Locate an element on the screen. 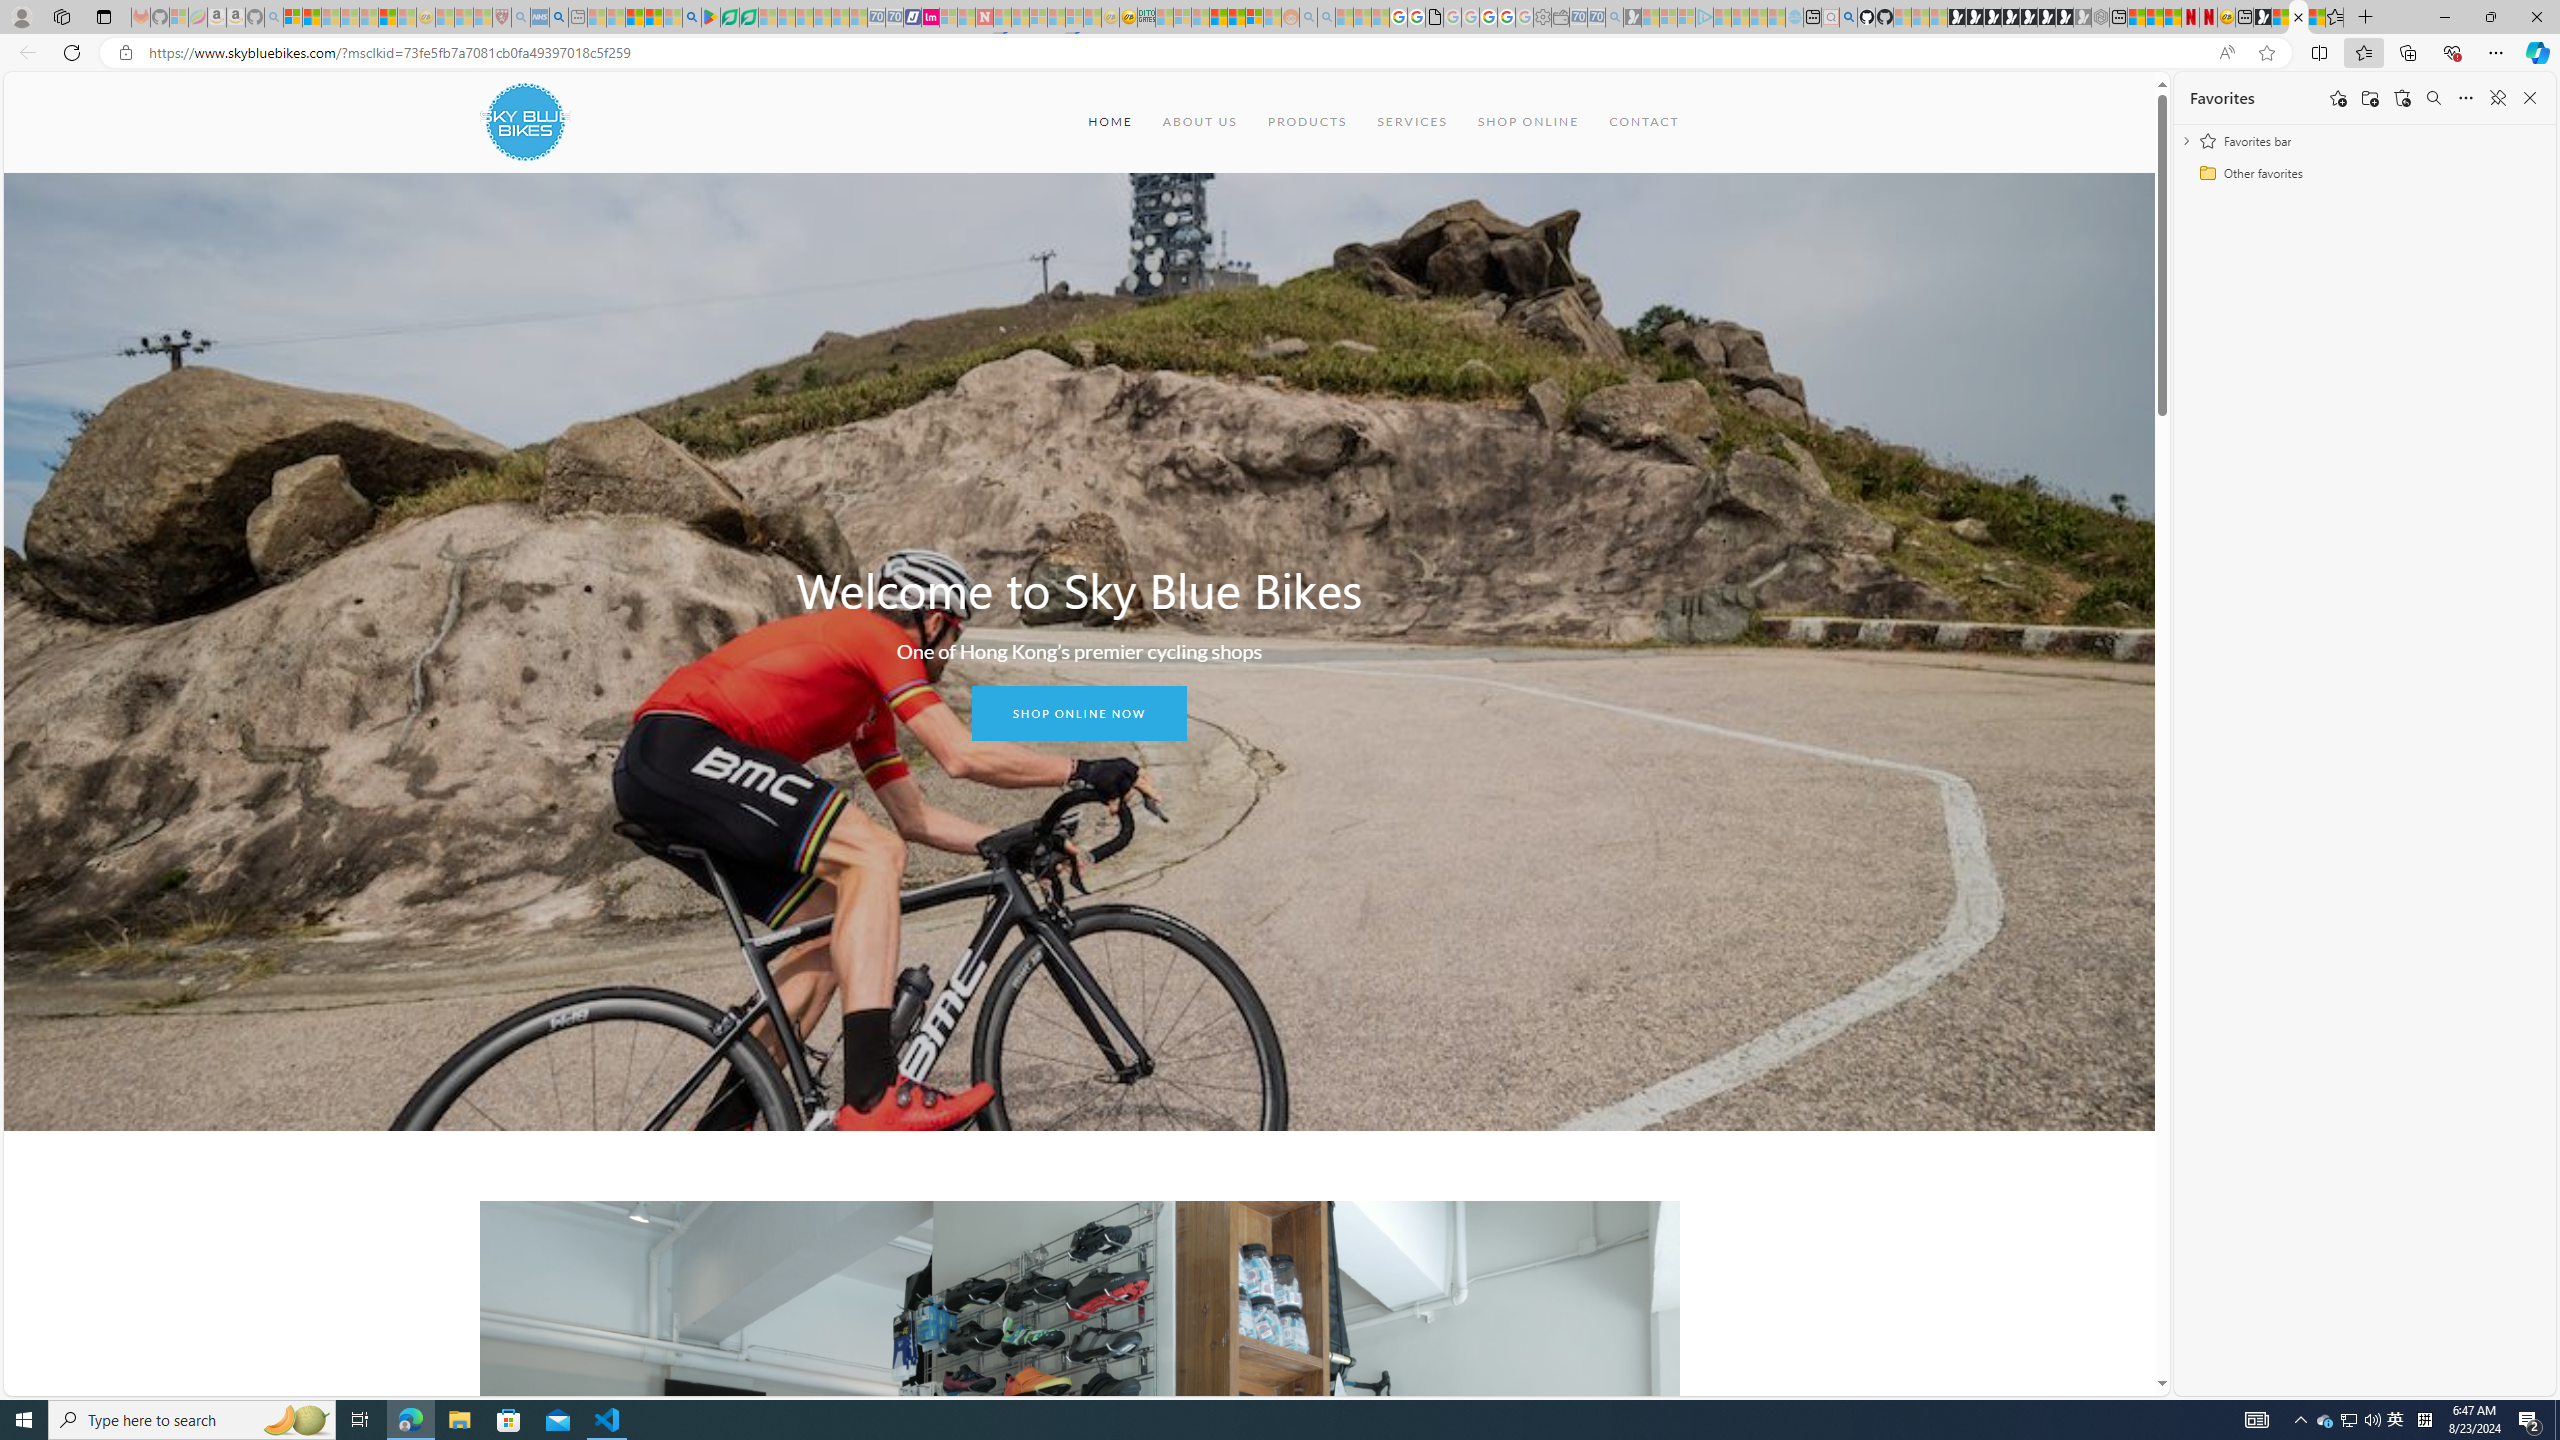 This screenshot has width=2560, height=1440. 'Expert Portfolios' is located at coordinates (1218, 16).